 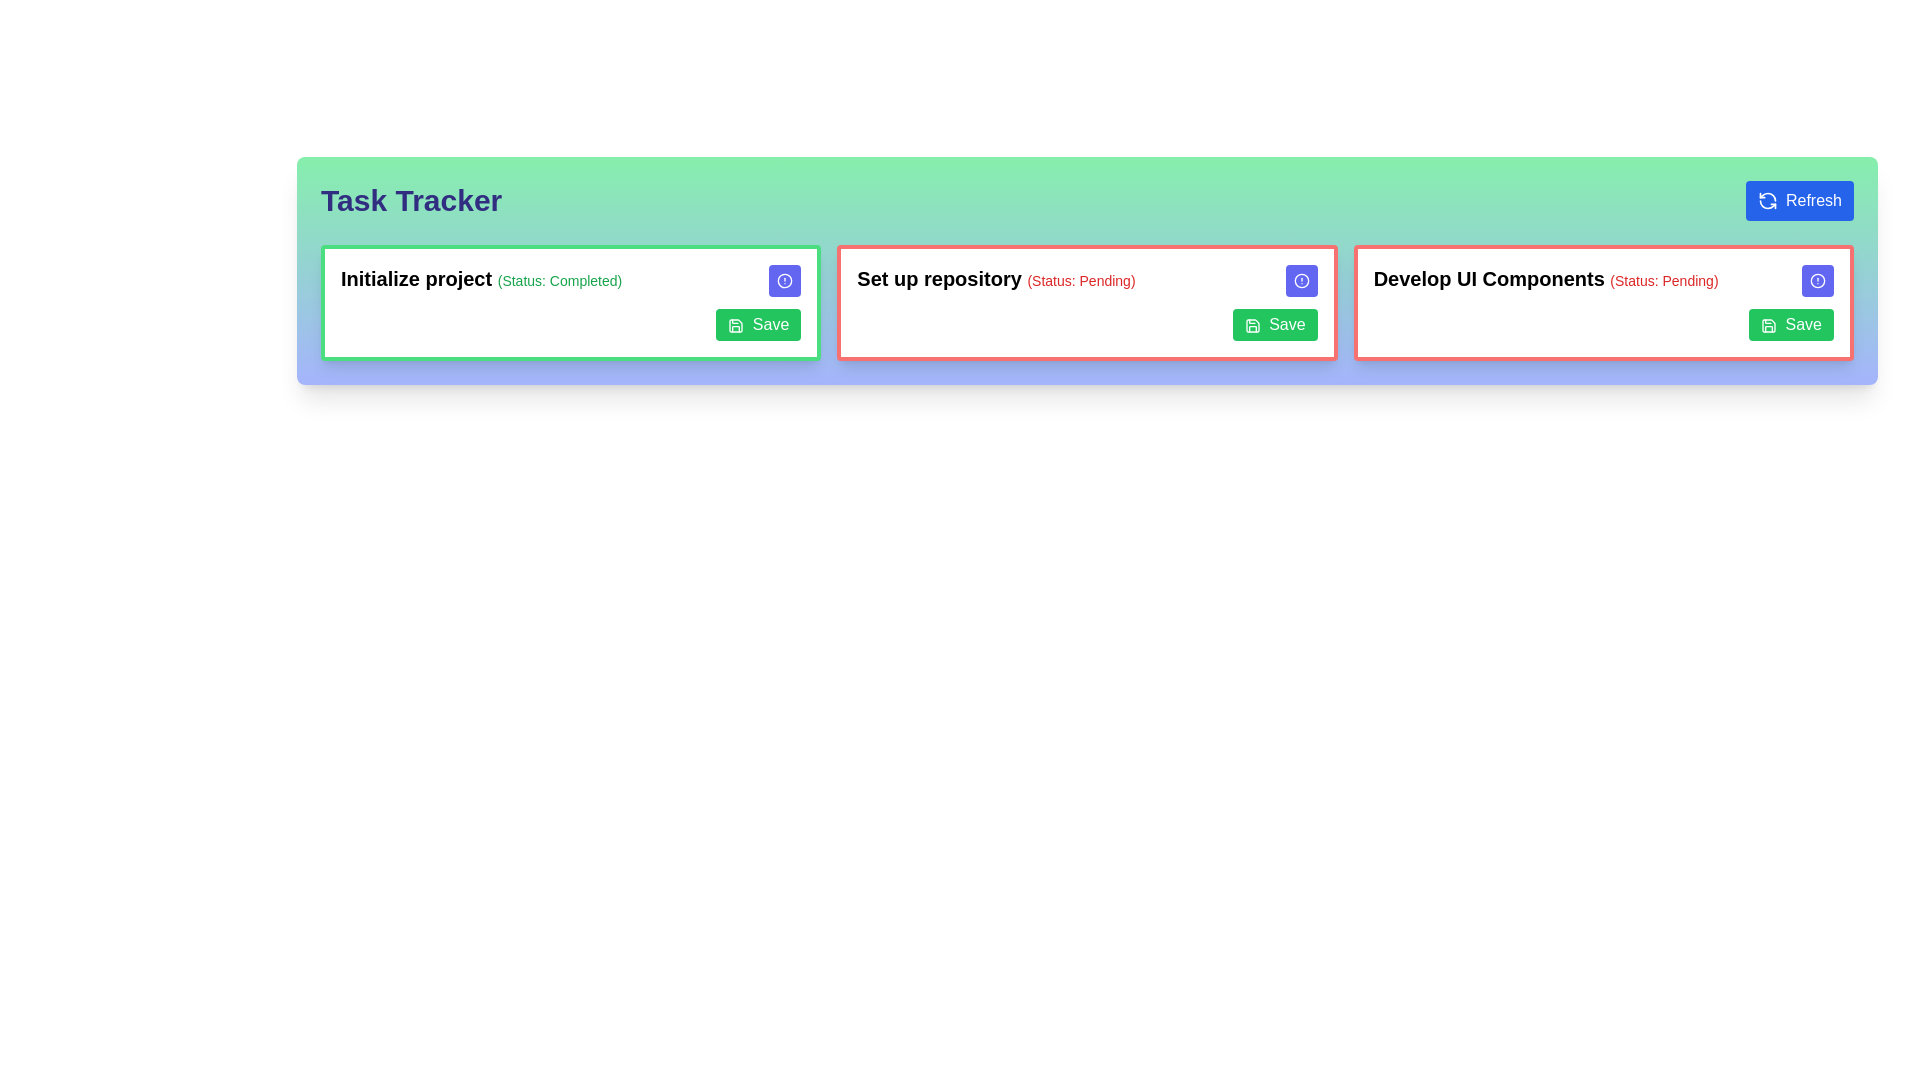 What do you see at coordinates (1251, 324) in the screenshot?
I see `the floppy disk icon within the green 'Save' button located in the lower right corner of the 'Set up repository' card` at bounding box center [1251, 324].